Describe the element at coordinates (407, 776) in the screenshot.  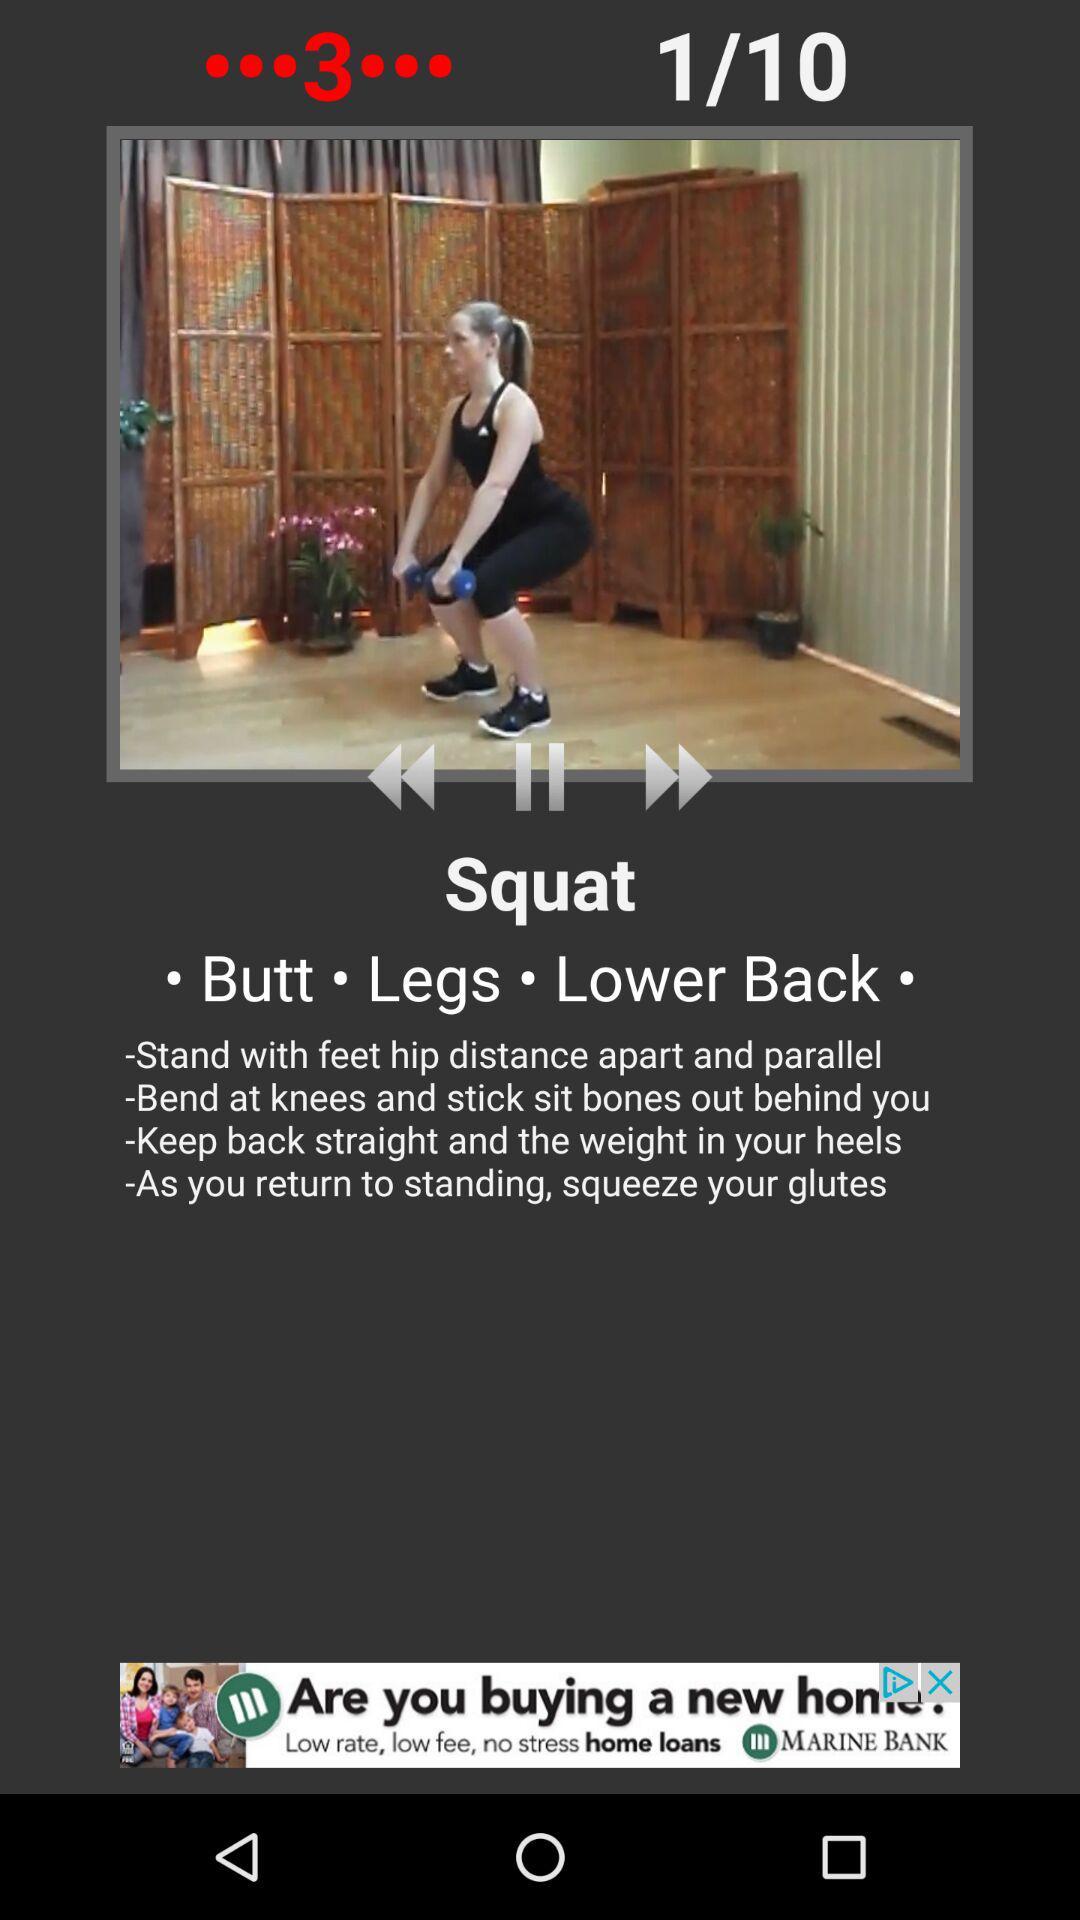
I see `rewind` at that location.